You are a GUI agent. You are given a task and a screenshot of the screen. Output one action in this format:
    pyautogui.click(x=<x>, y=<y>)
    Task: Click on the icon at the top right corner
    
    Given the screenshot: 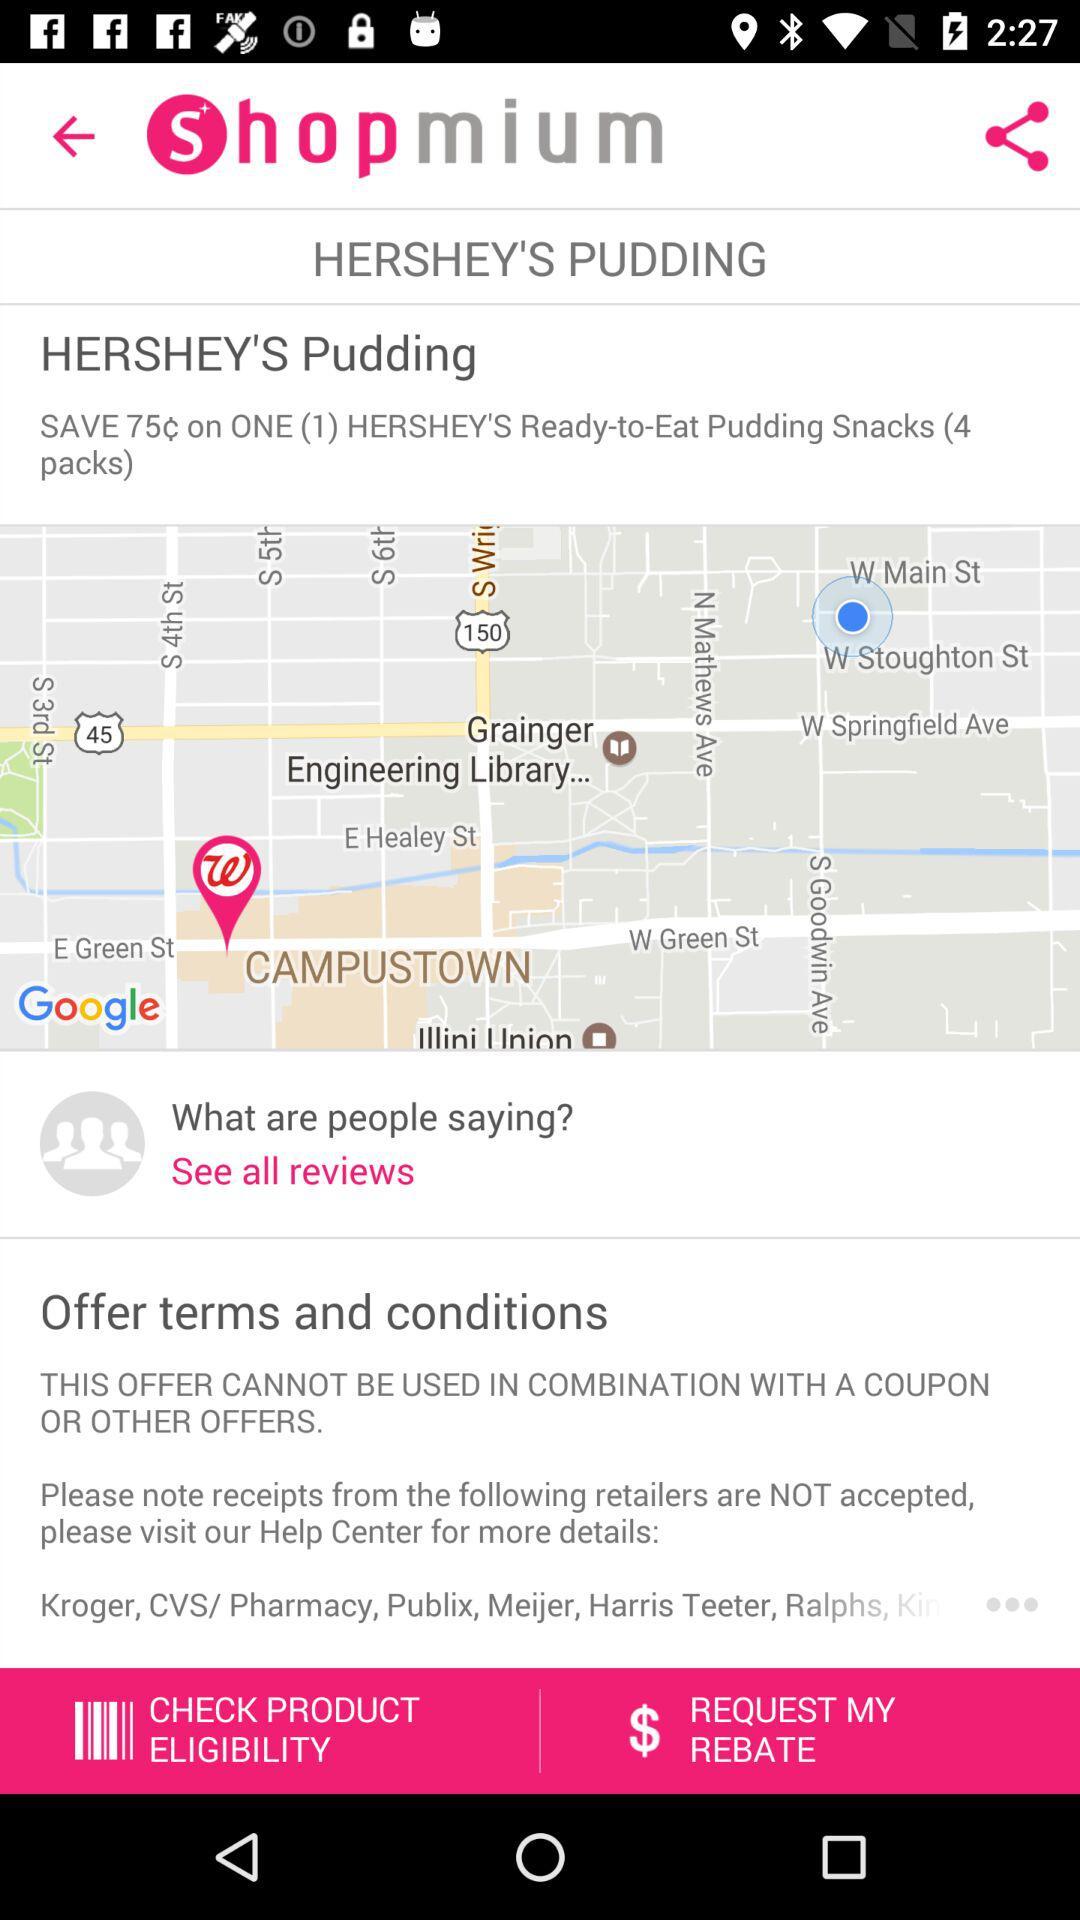 What is the action you would take?
    pyautogui.click(x=1017, y=135)
    